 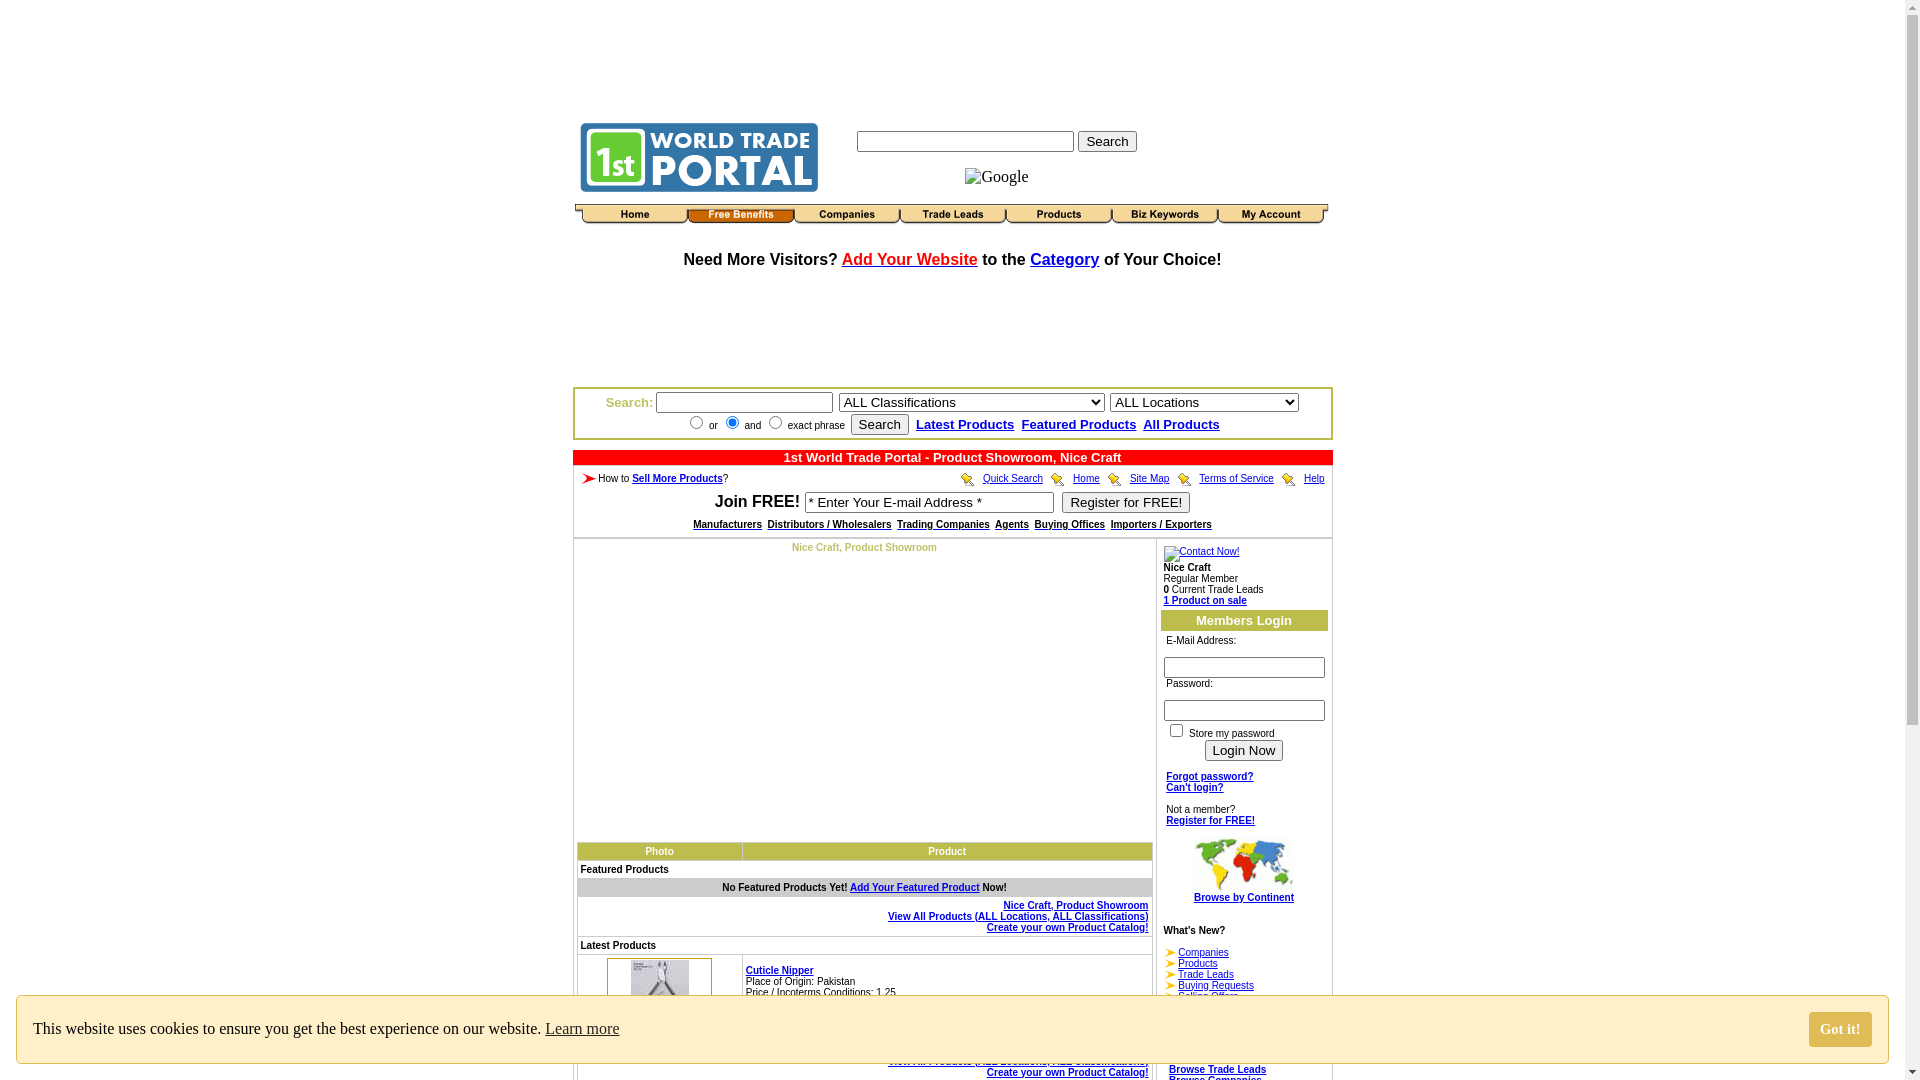 I want to click on 'Sell More Products', so click(x=677, y=478).